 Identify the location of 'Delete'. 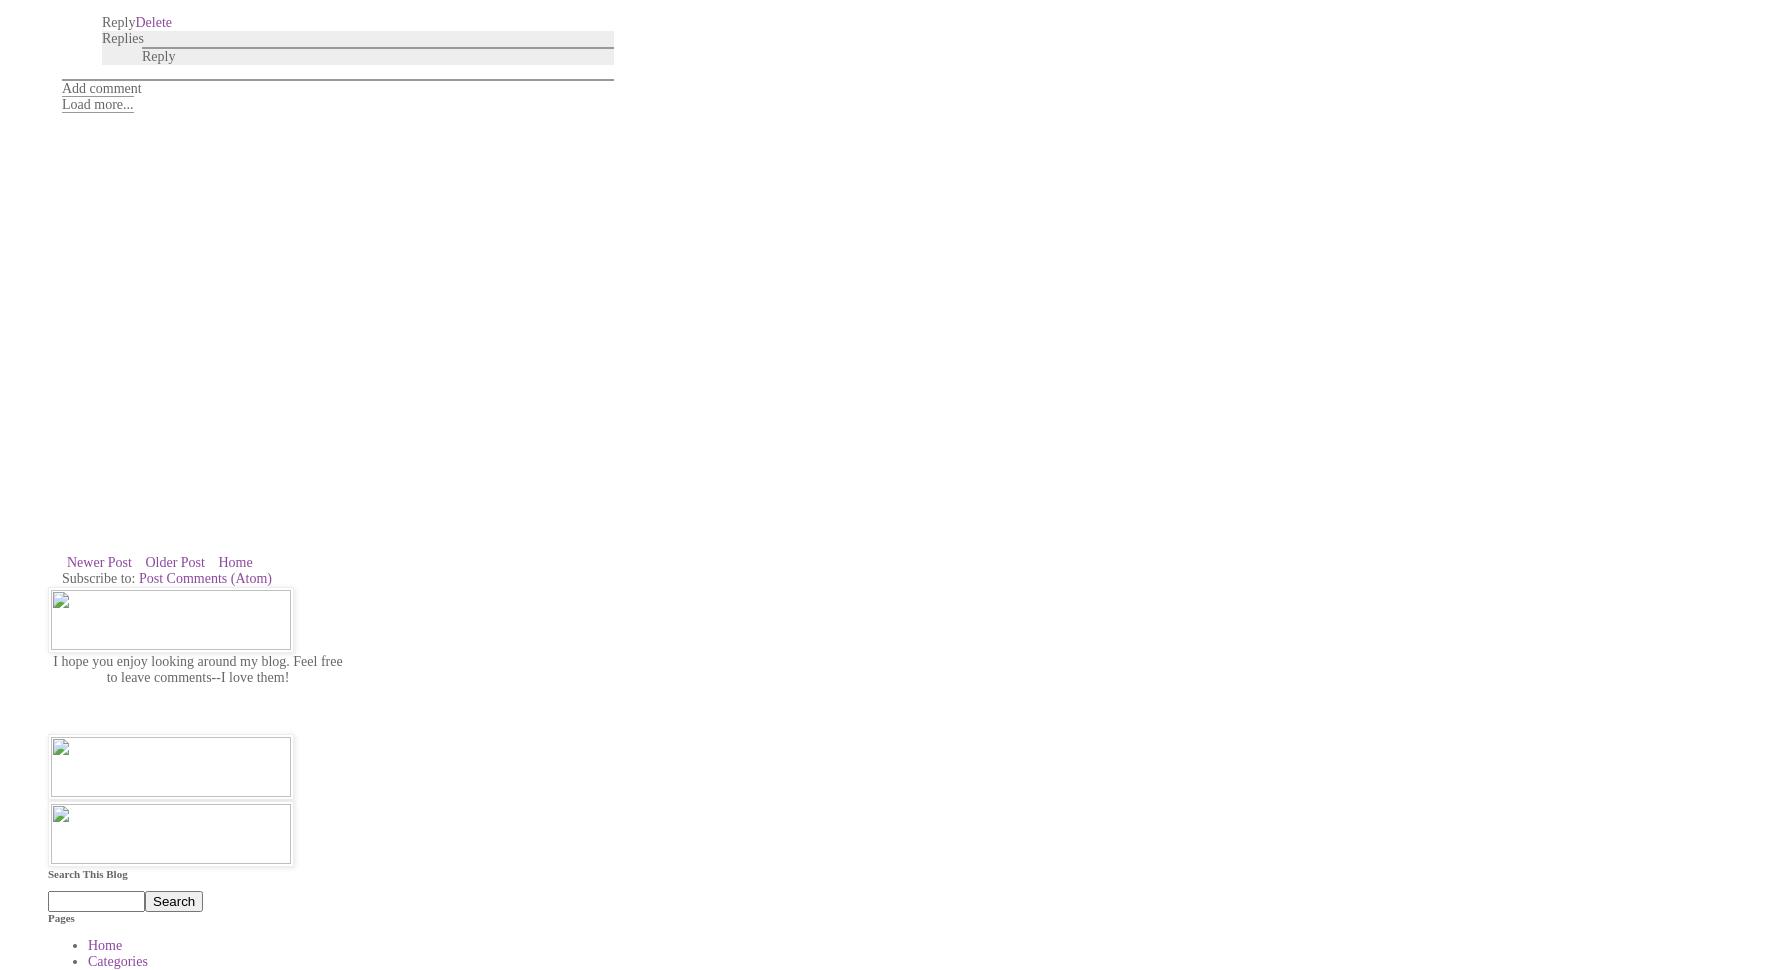
(152, 21).